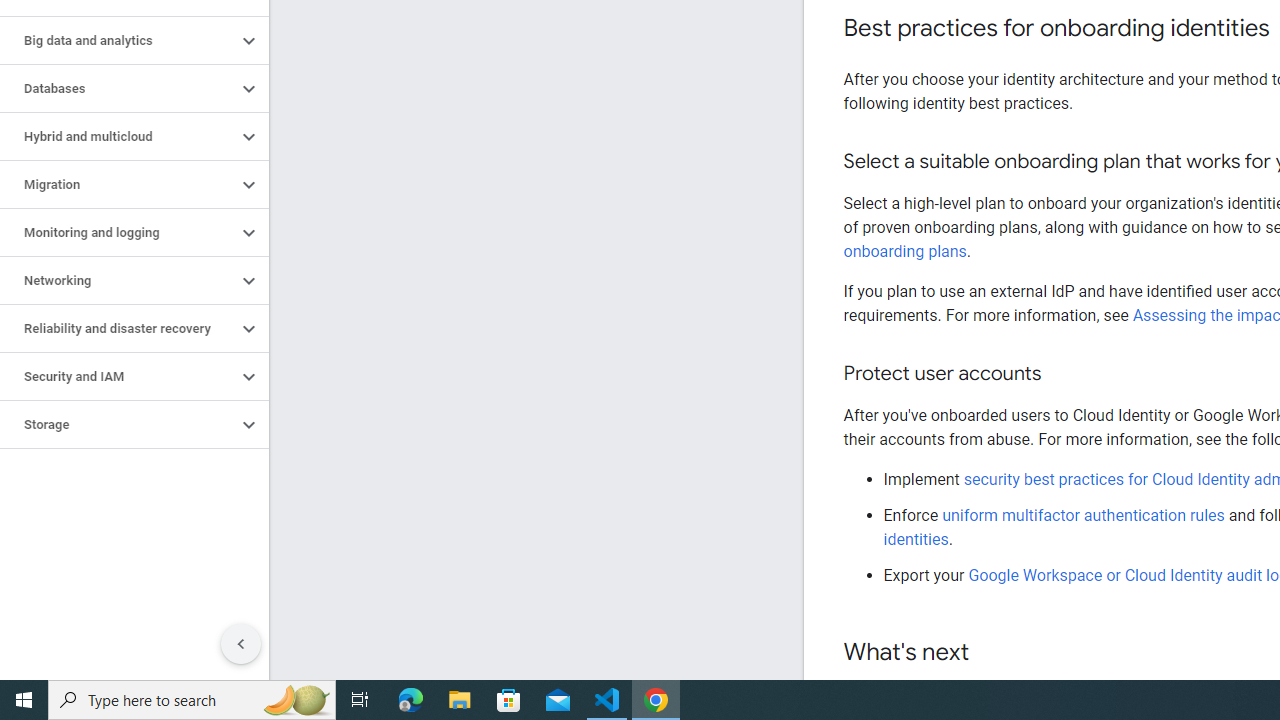  What do you see at coordinates (117, 328) in the screenshot?
I see `'Reliability and disaster recovery'` at bounding box center [117, 328].